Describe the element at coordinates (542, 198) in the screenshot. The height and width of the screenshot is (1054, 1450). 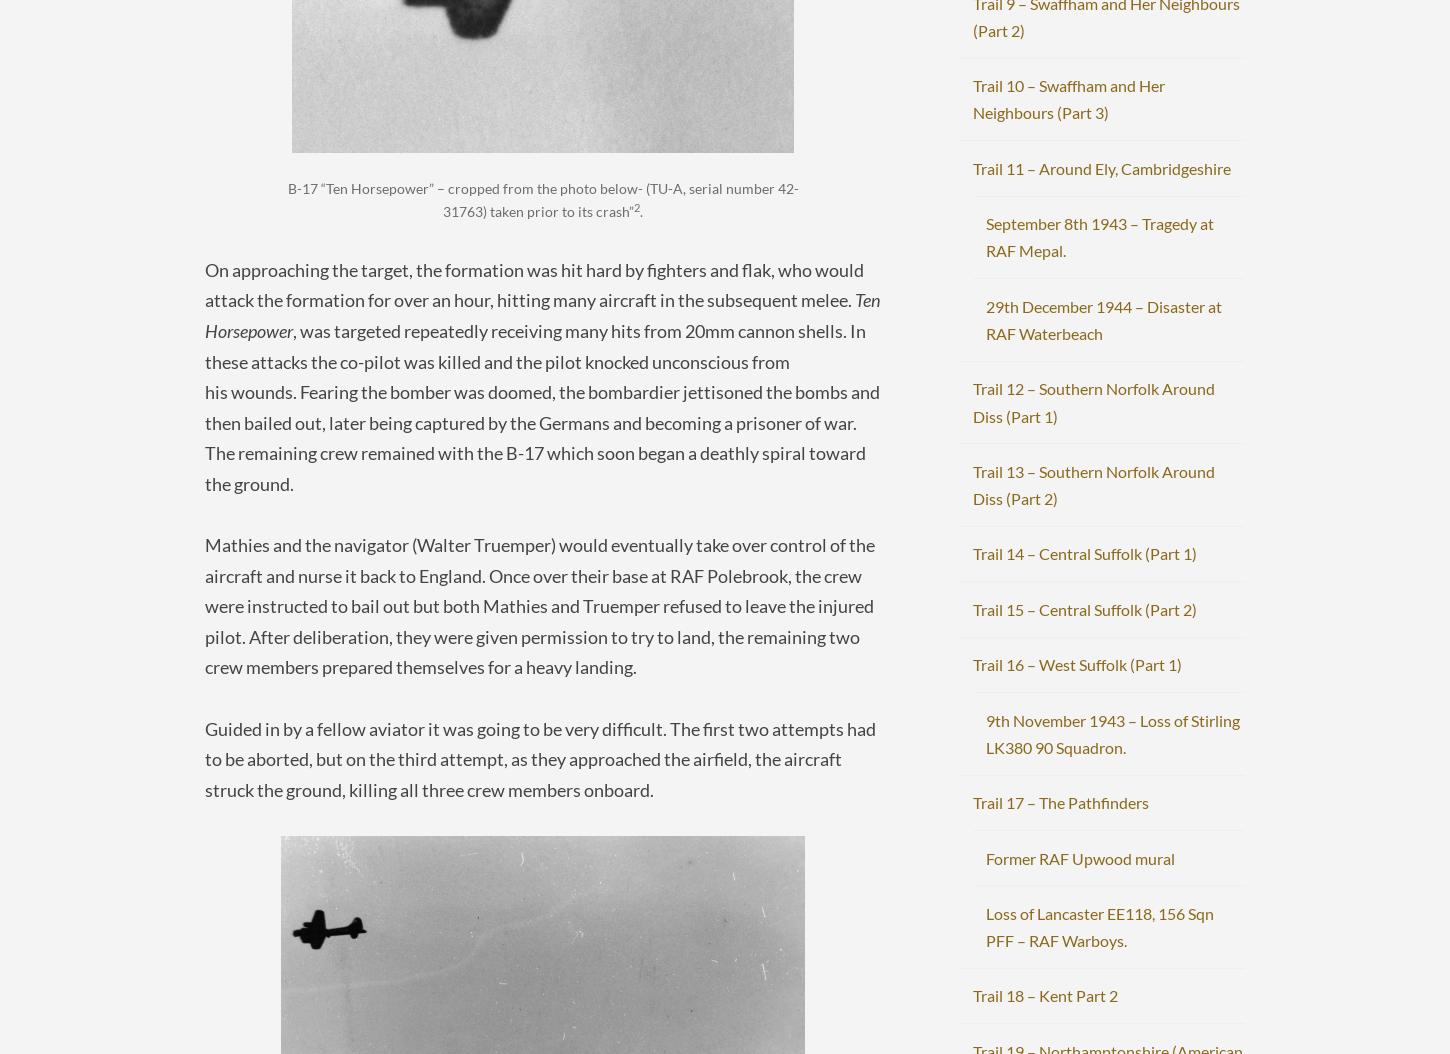
I see `'B-17 “Ten Horsepower” – cropped from the photo below- (TU-A, serial number 42-31763) taken prior to its crash”'` at that location.